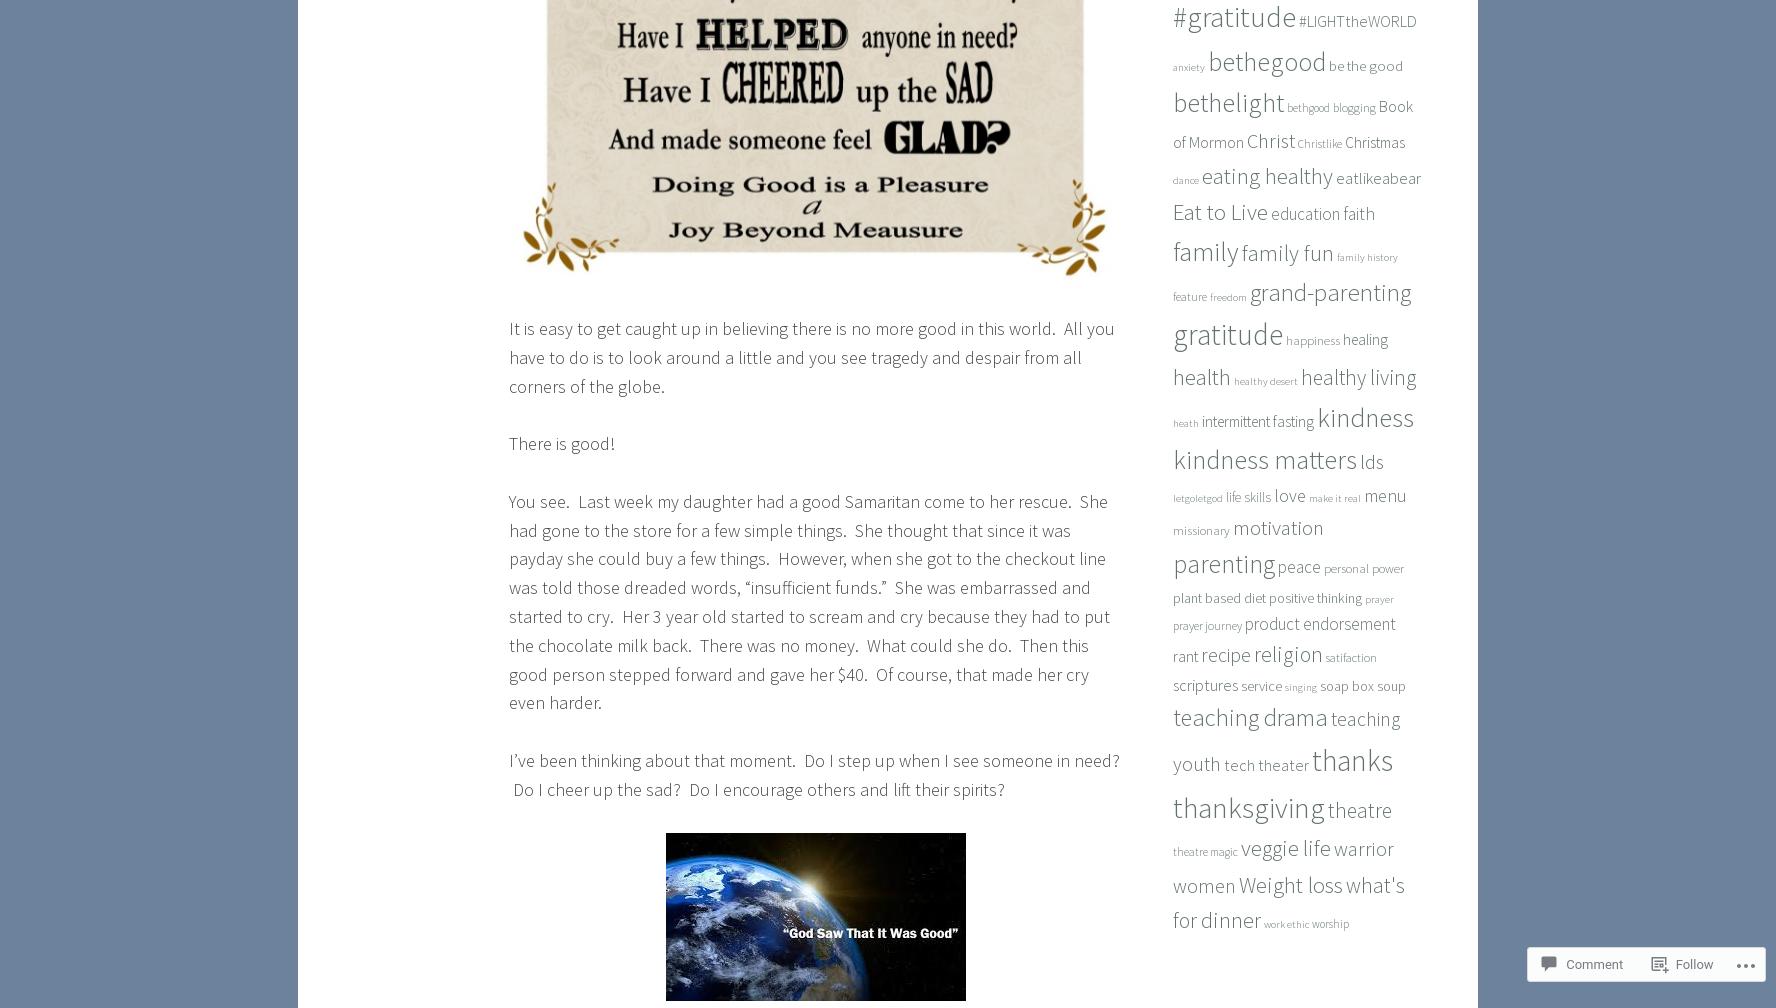  Describe the element at coordinates (1351, 759) in the screenshot. I see `'thanks'` at that location.